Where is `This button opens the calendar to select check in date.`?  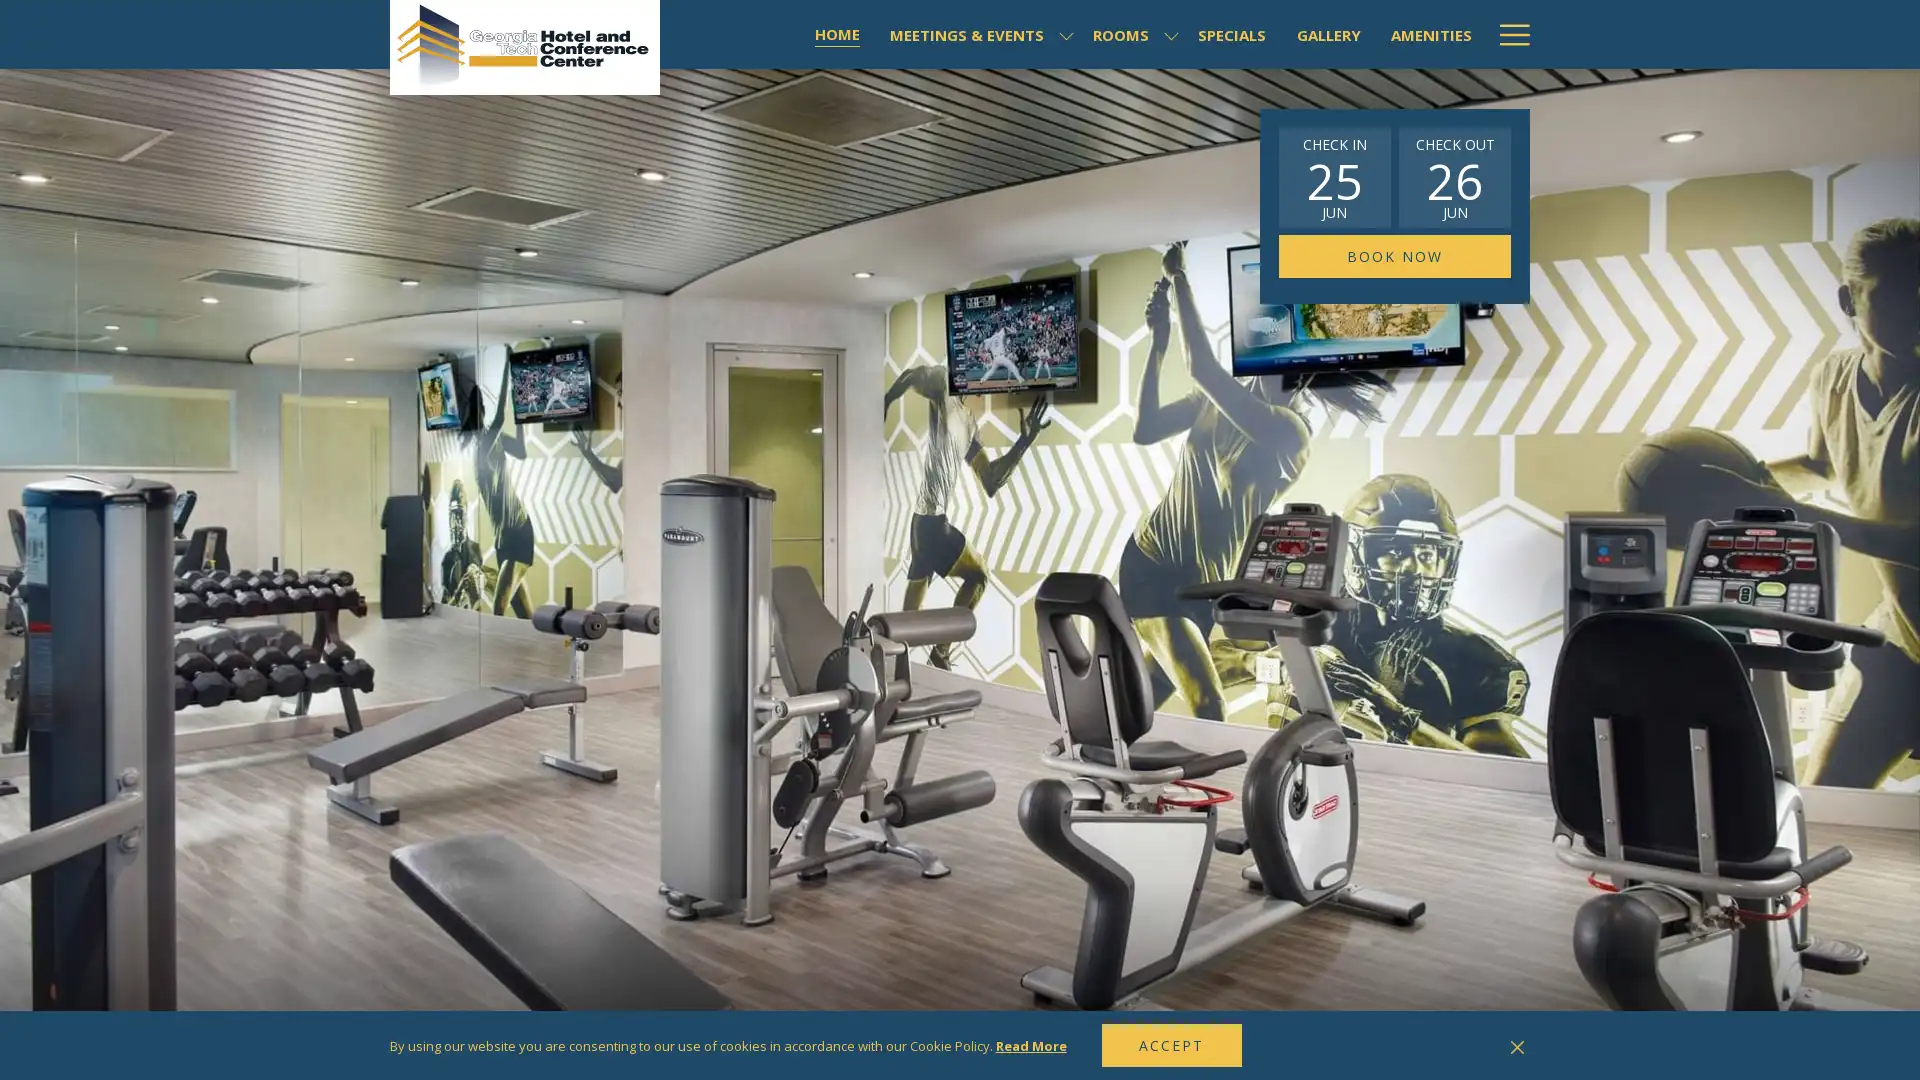 This button opens the calendar to select check in date. is located at coordinates (1334, 176).